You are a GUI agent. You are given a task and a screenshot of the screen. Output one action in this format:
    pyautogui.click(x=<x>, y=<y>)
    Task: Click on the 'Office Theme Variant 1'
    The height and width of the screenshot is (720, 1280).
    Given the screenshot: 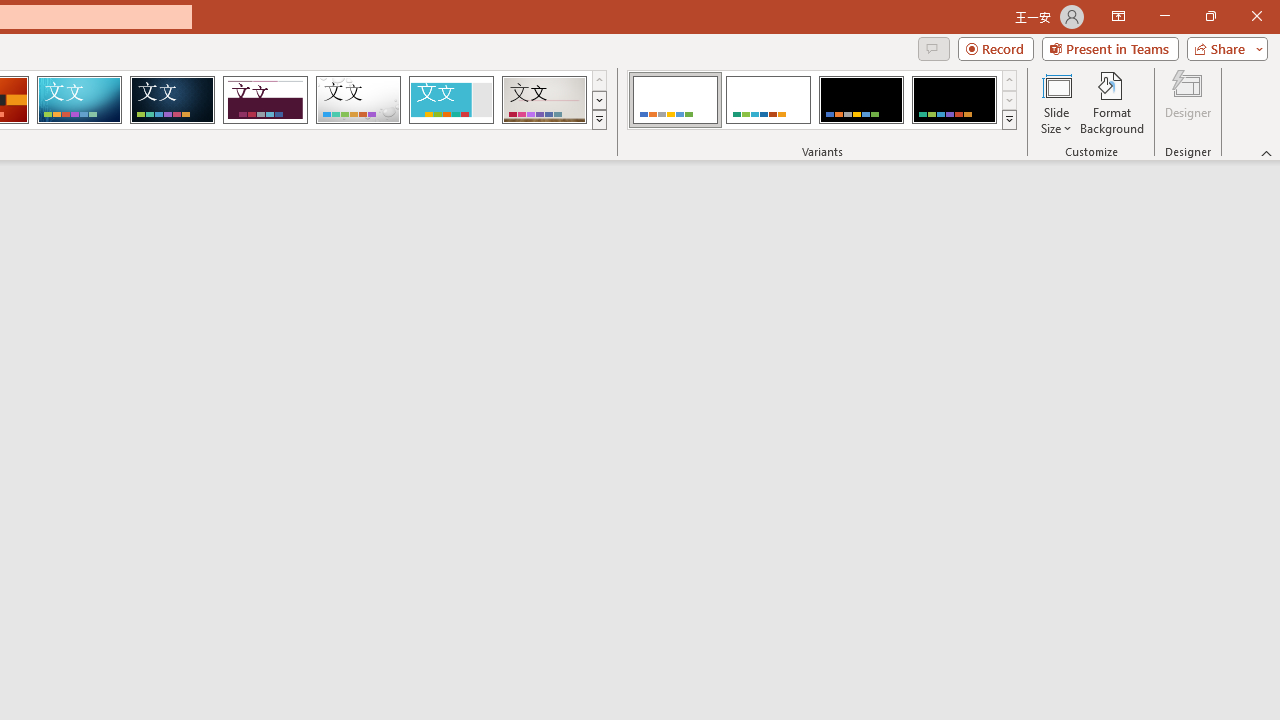 What is the action you would take?
    pyautogui.click(x=675, y=100)
    